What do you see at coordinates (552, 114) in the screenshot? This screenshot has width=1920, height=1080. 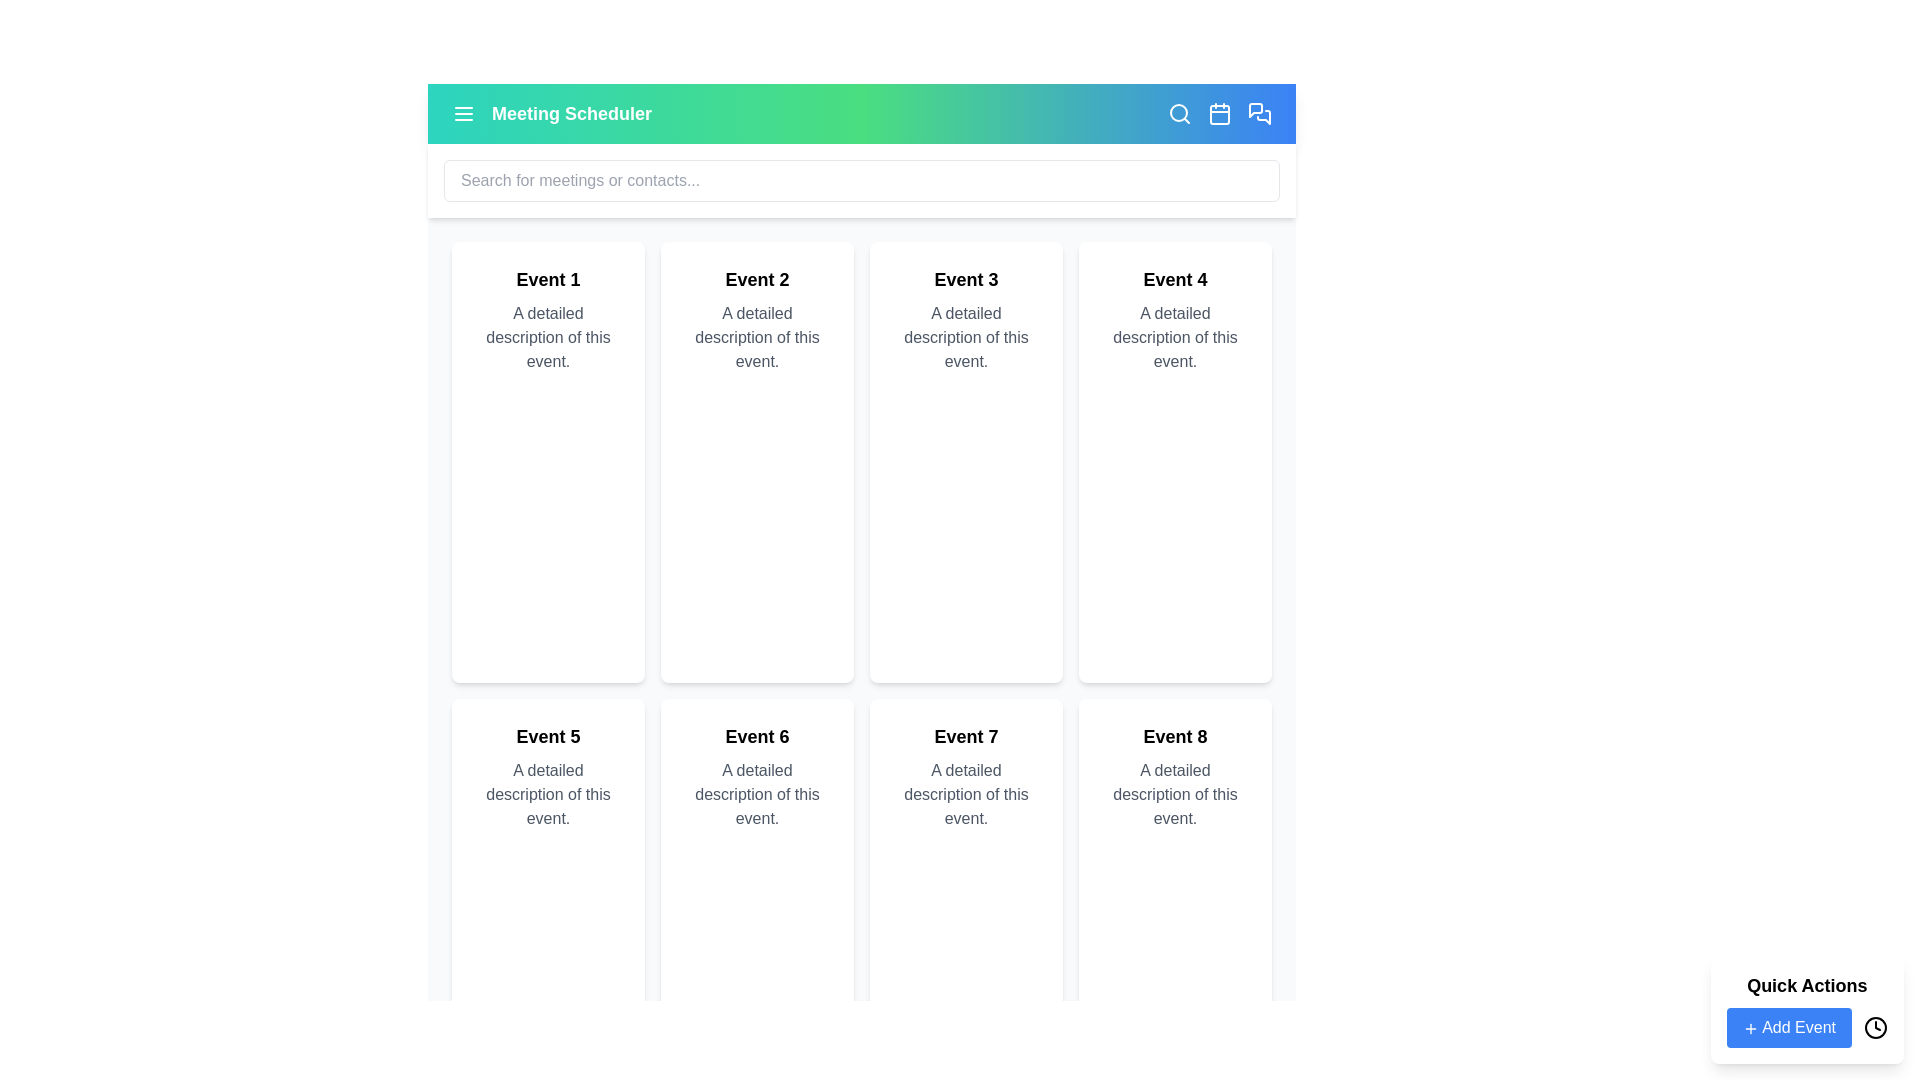 I see `the Label with icon branding component located at the top-left of the page's header area, which serves as the title for the meeting scheduling tool` at bounding box center [552, 114].